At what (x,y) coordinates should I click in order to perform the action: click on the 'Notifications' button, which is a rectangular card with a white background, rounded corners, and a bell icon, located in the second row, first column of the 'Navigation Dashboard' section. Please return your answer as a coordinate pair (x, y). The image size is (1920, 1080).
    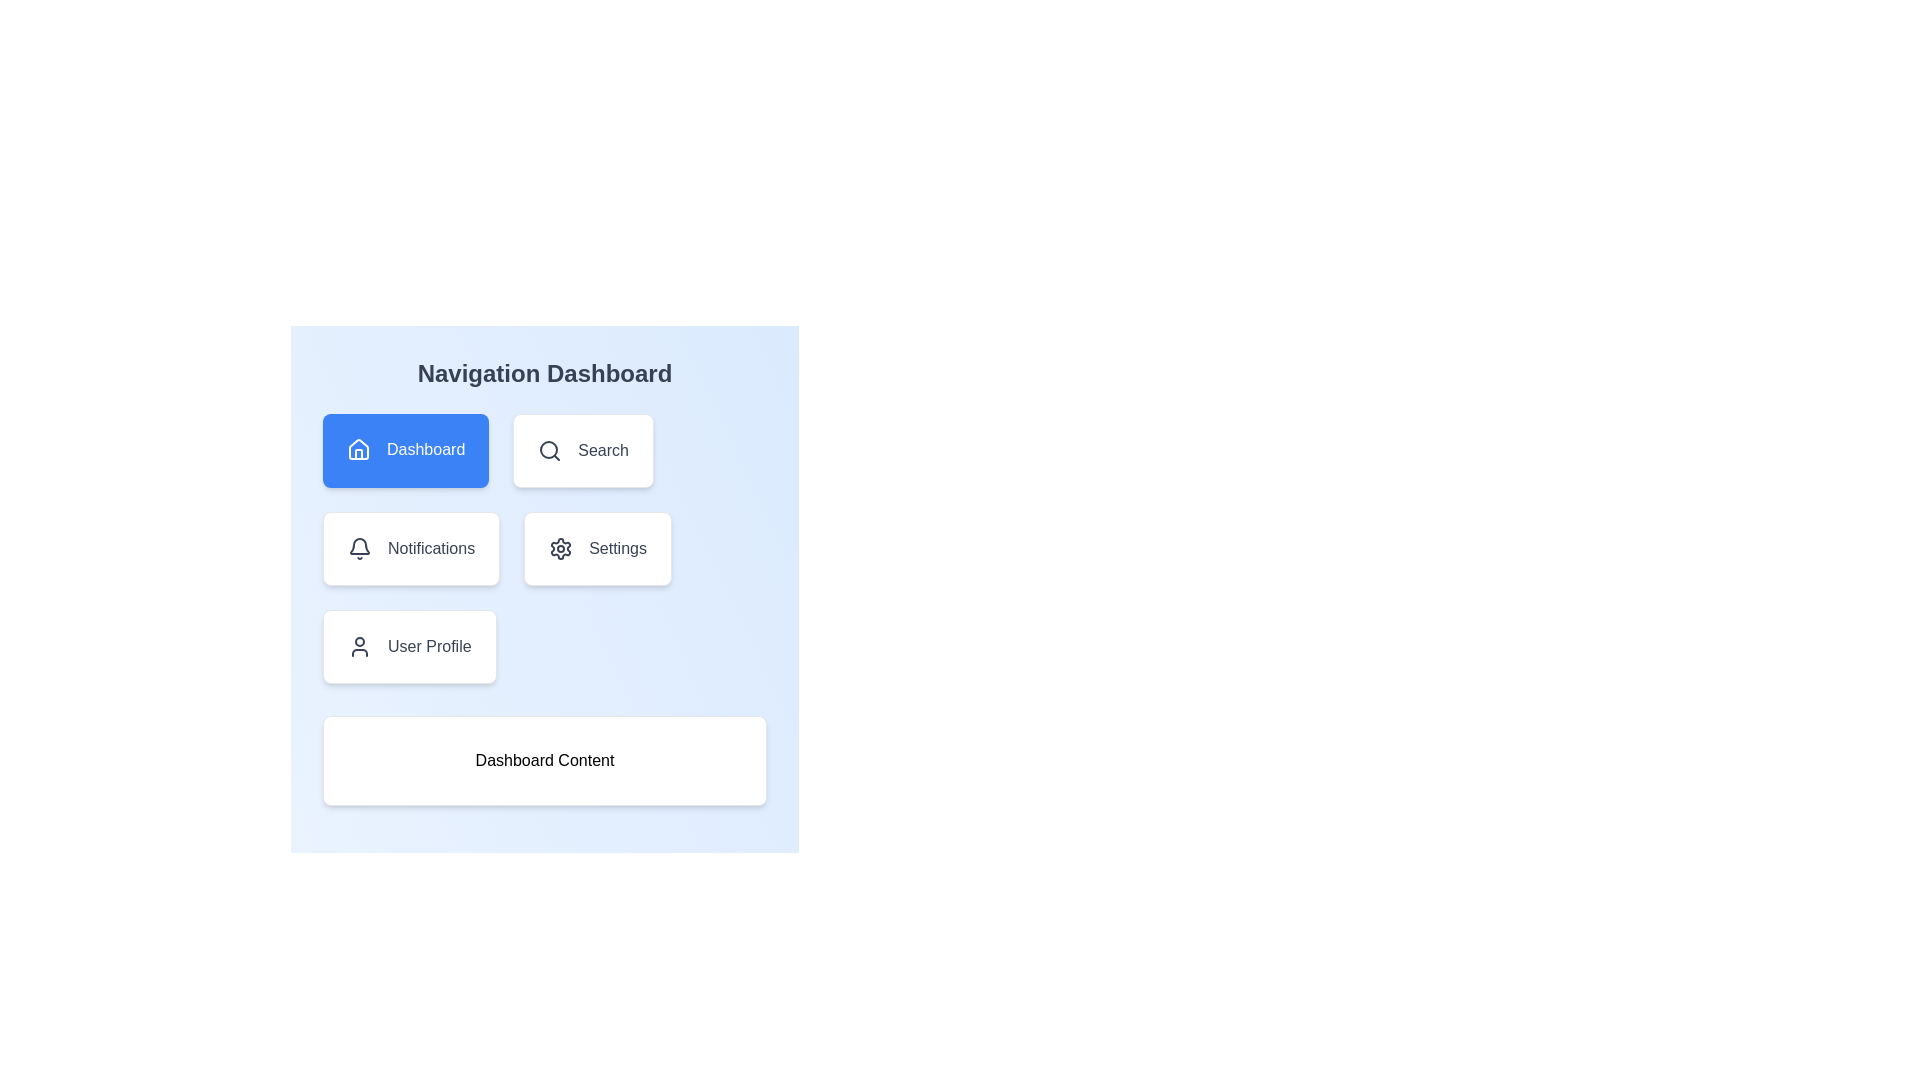
    Looking at the image, I should click on (410, 548).